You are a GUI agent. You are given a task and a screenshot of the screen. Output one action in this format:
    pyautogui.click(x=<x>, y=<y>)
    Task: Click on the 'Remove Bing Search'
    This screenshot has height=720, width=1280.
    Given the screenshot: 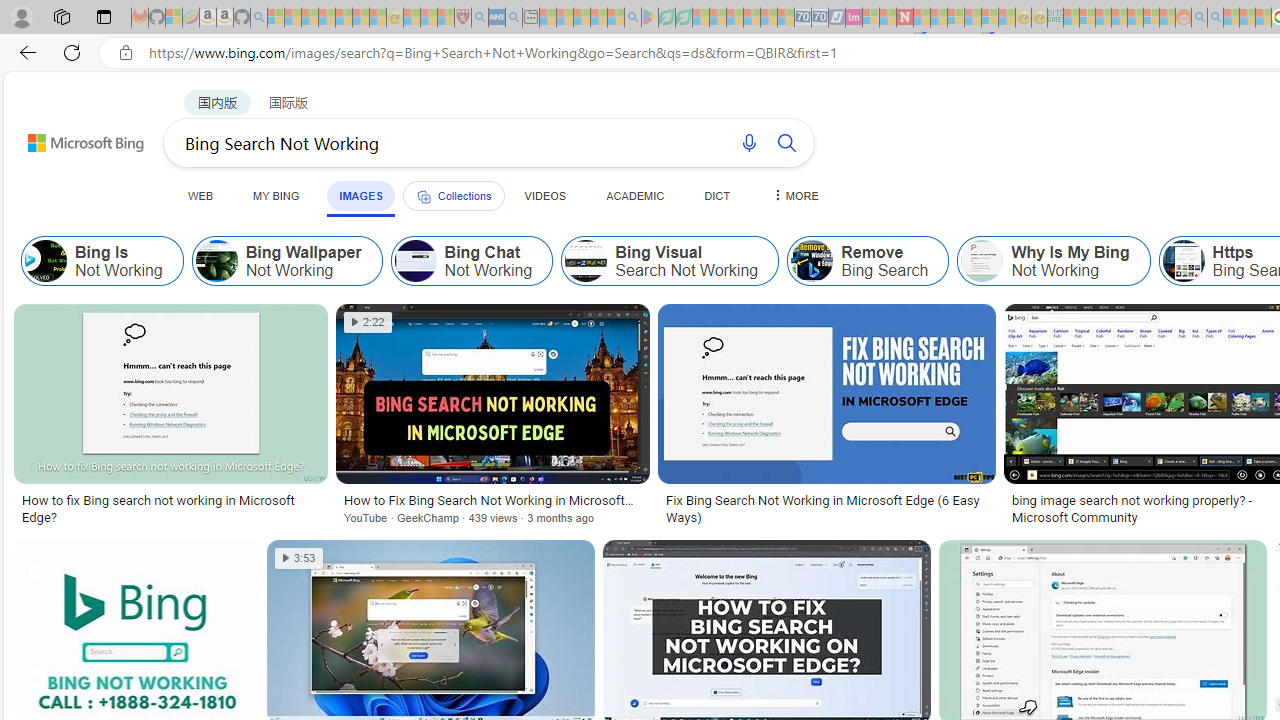 What is the action you would take?
    pyautogui.click(x=868, y=260)
    